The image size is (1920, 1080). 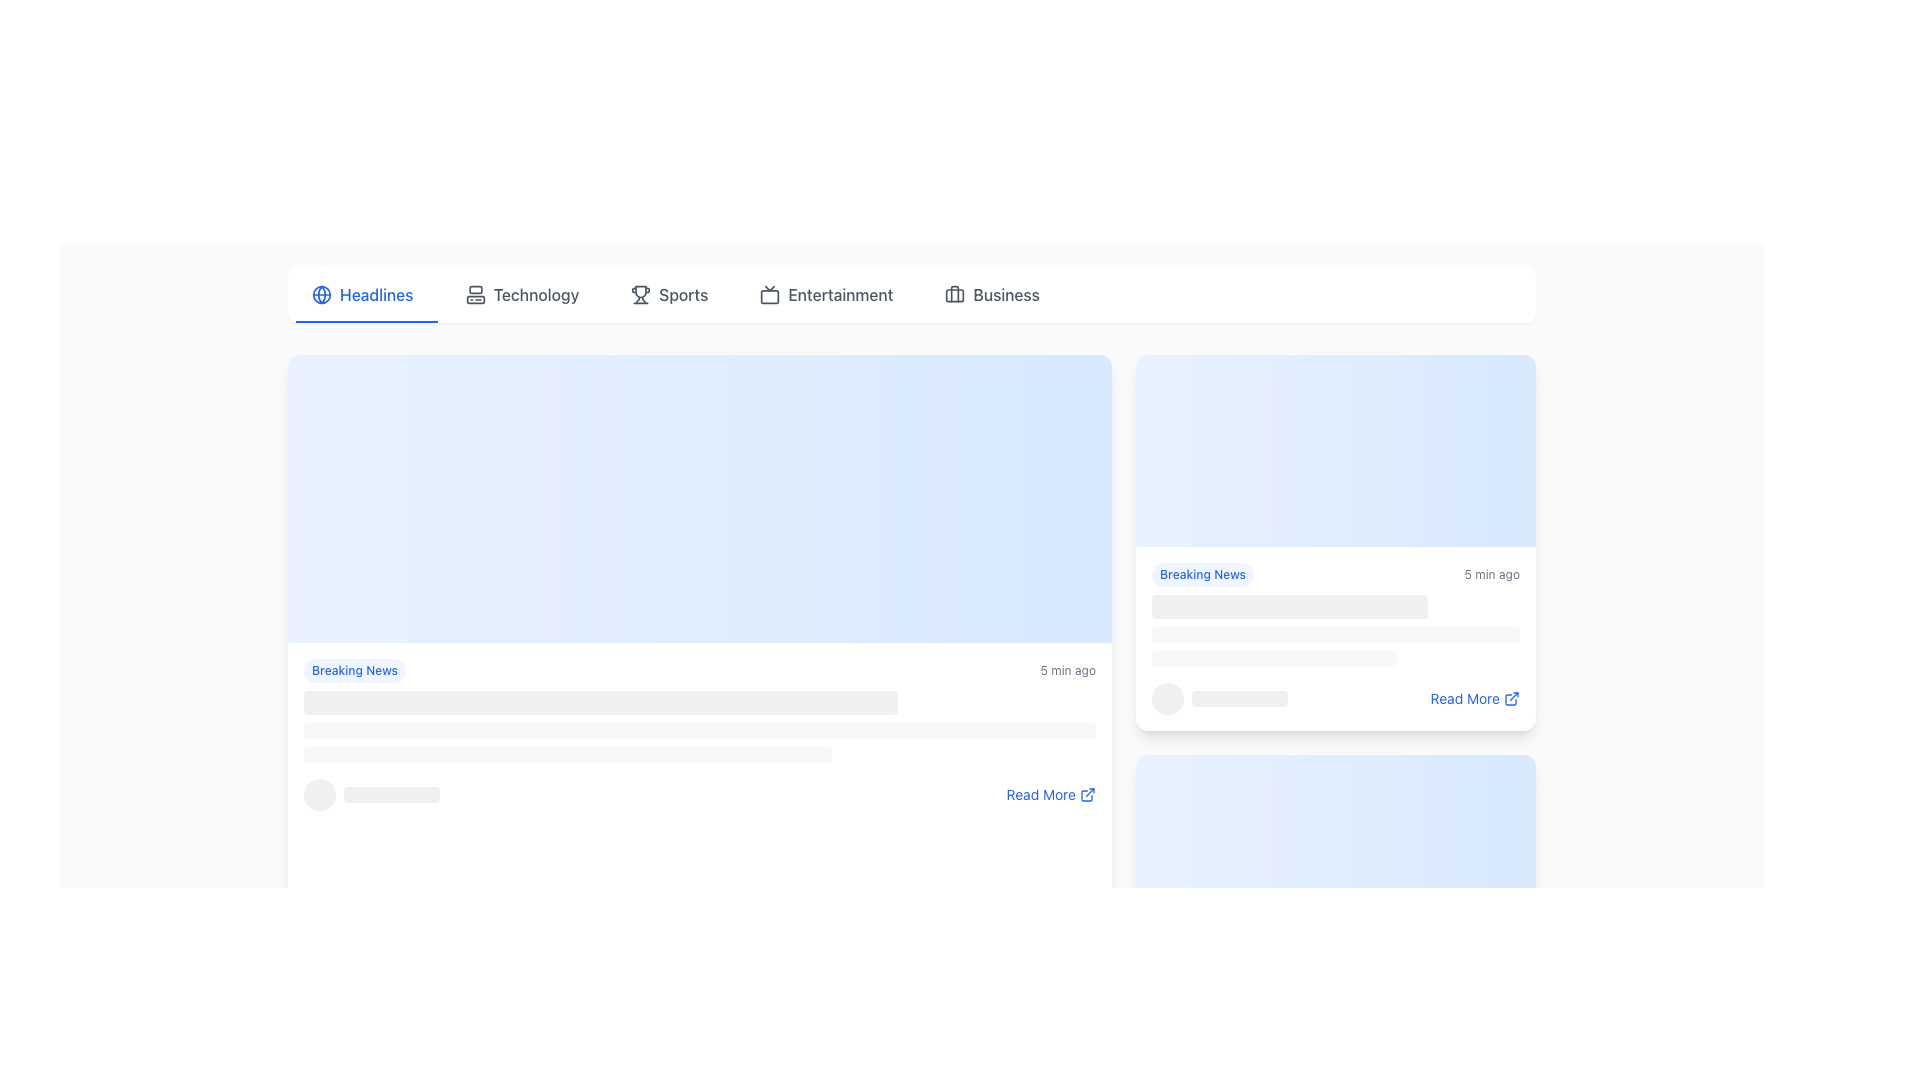 I want to click on the placeholder or skeleton loader located to the right of the circular component and below the 'Breaking News' section, indicating content loading, so click(x=392, y=793).